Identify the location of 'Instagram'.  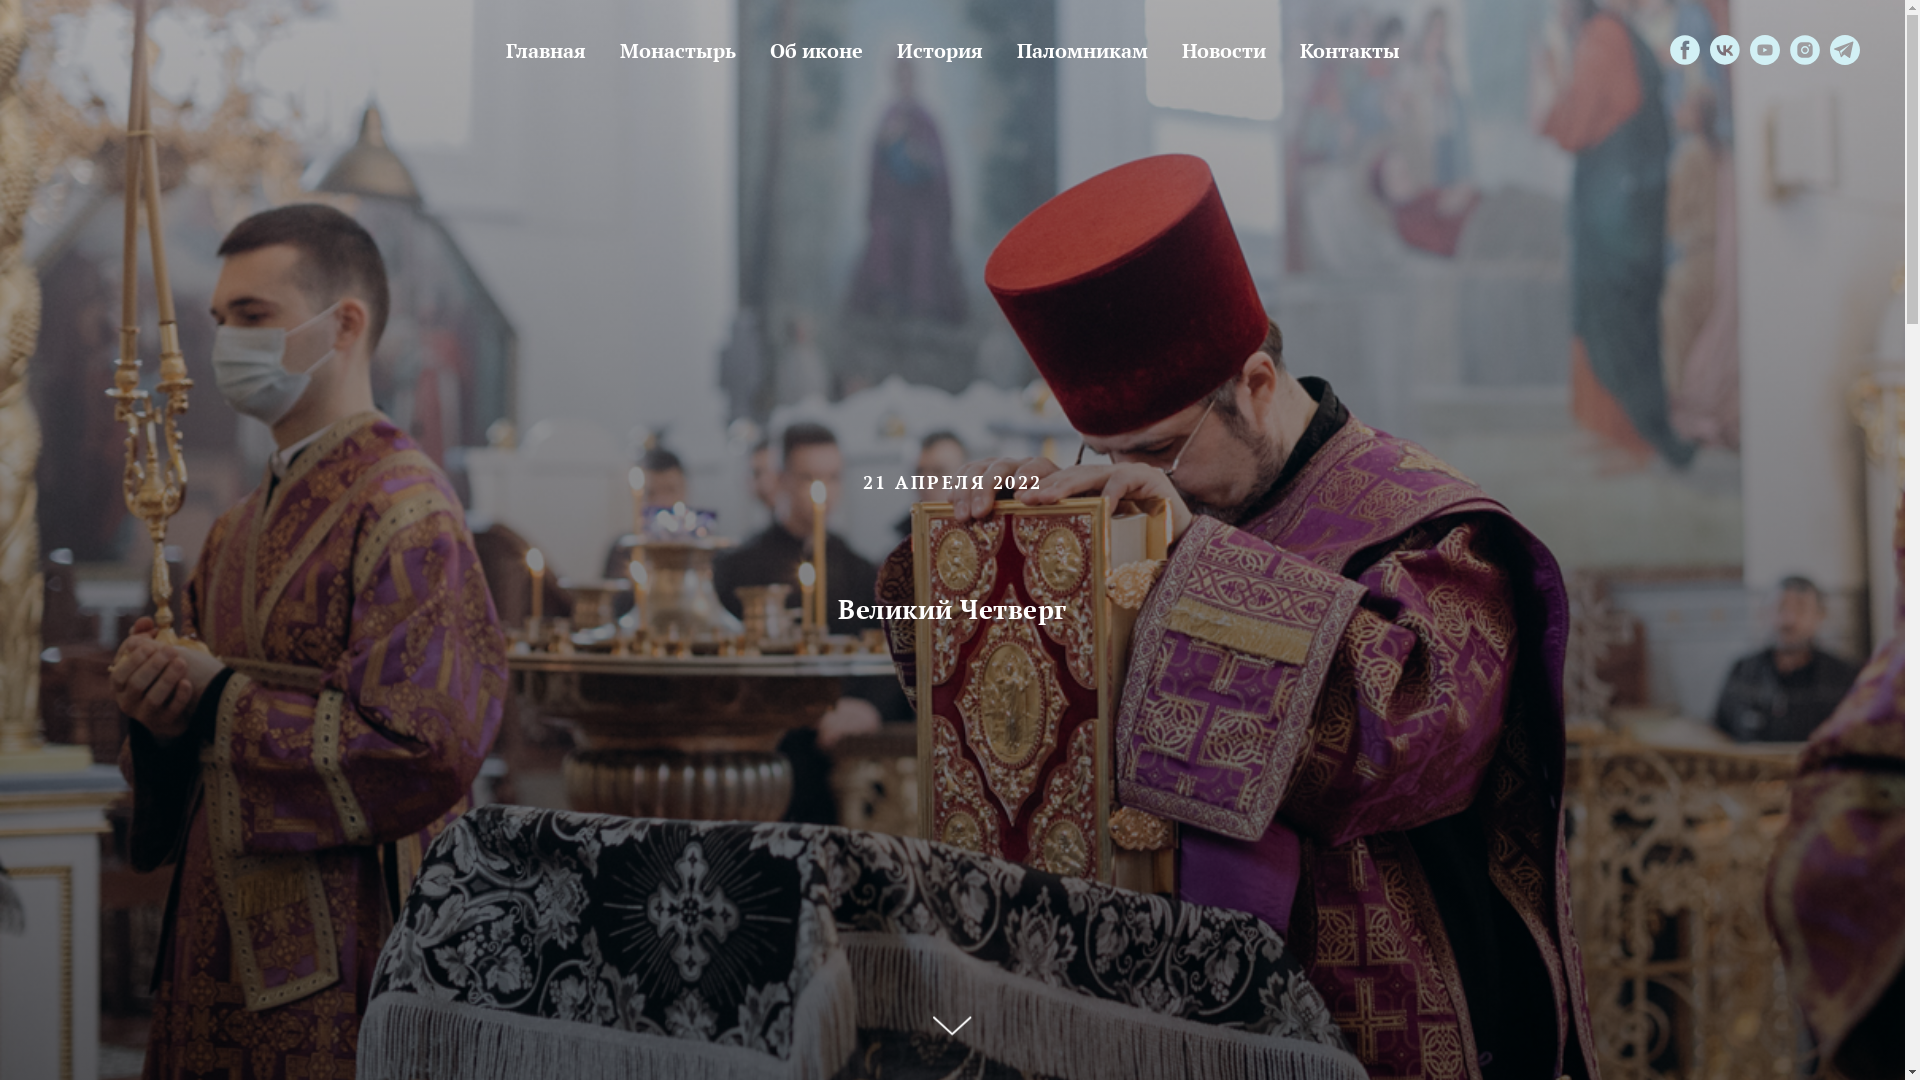
(1804, 49).